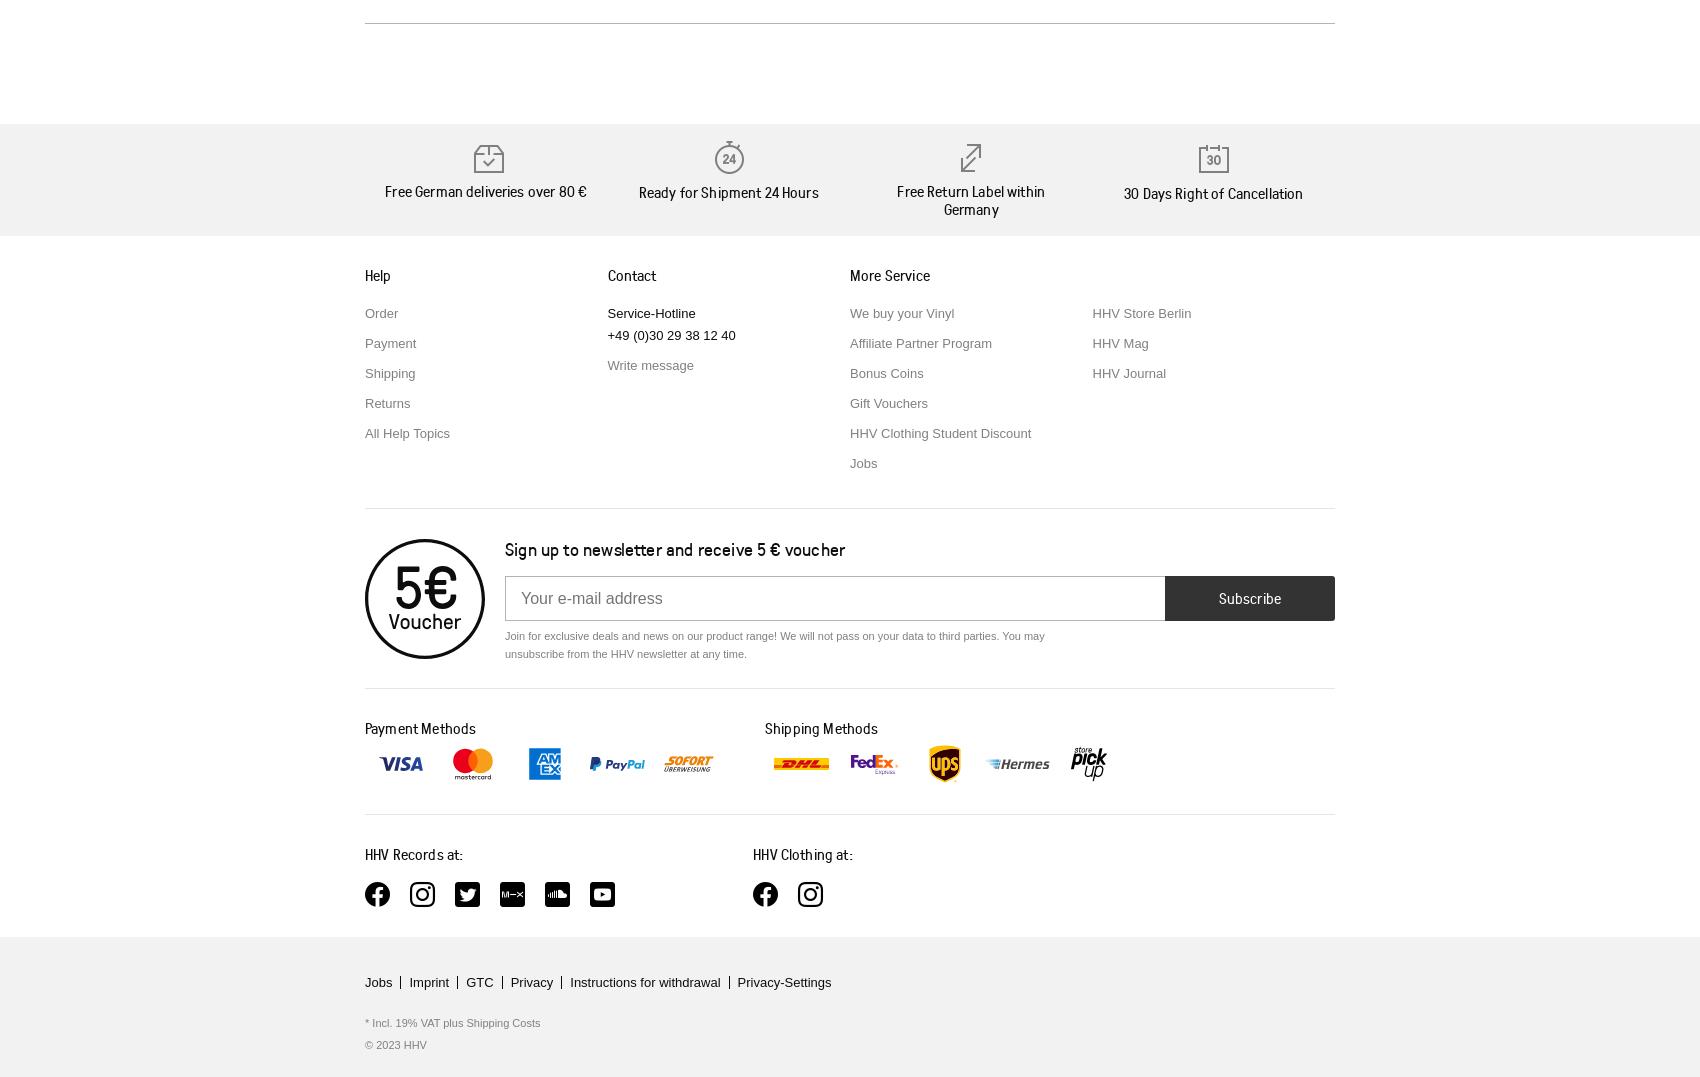 The image size is (1700, 1077). Describe the element at coordinates (970, 198) in the screenshot. I see `'Free Return Label within Germany'` at that location.